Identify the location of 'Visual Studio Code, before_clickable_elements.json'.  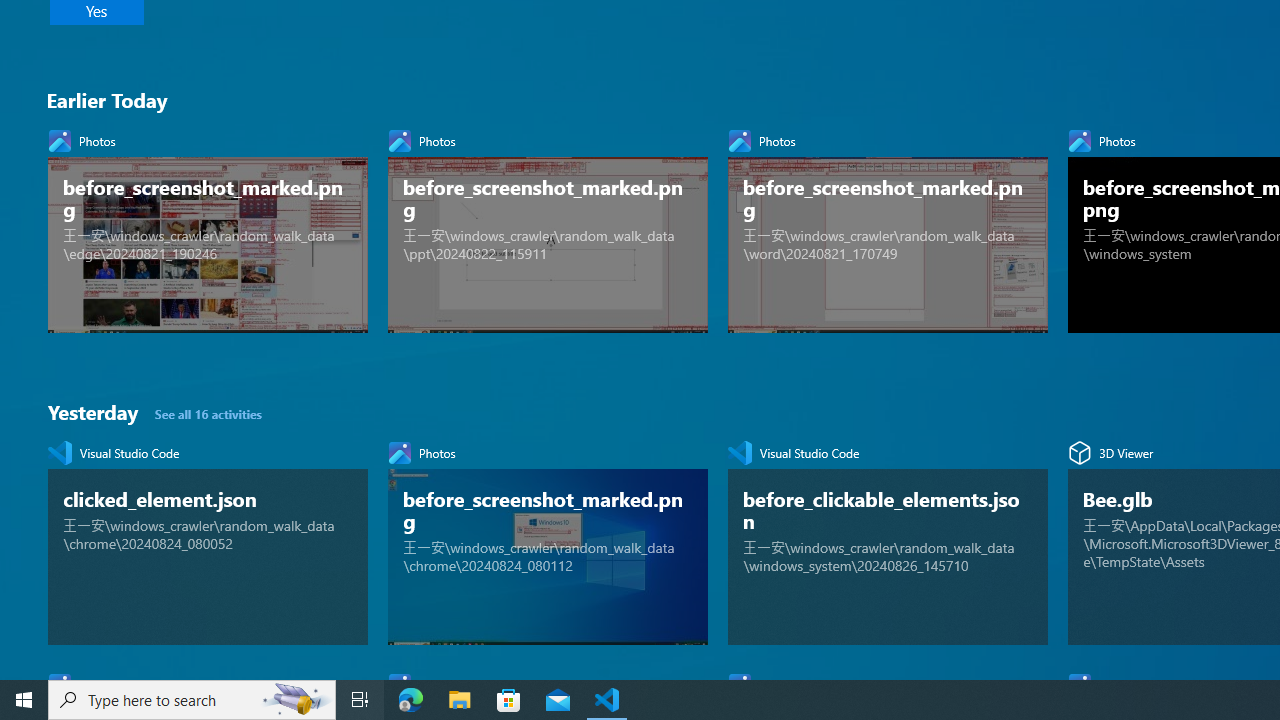
(887, 537).